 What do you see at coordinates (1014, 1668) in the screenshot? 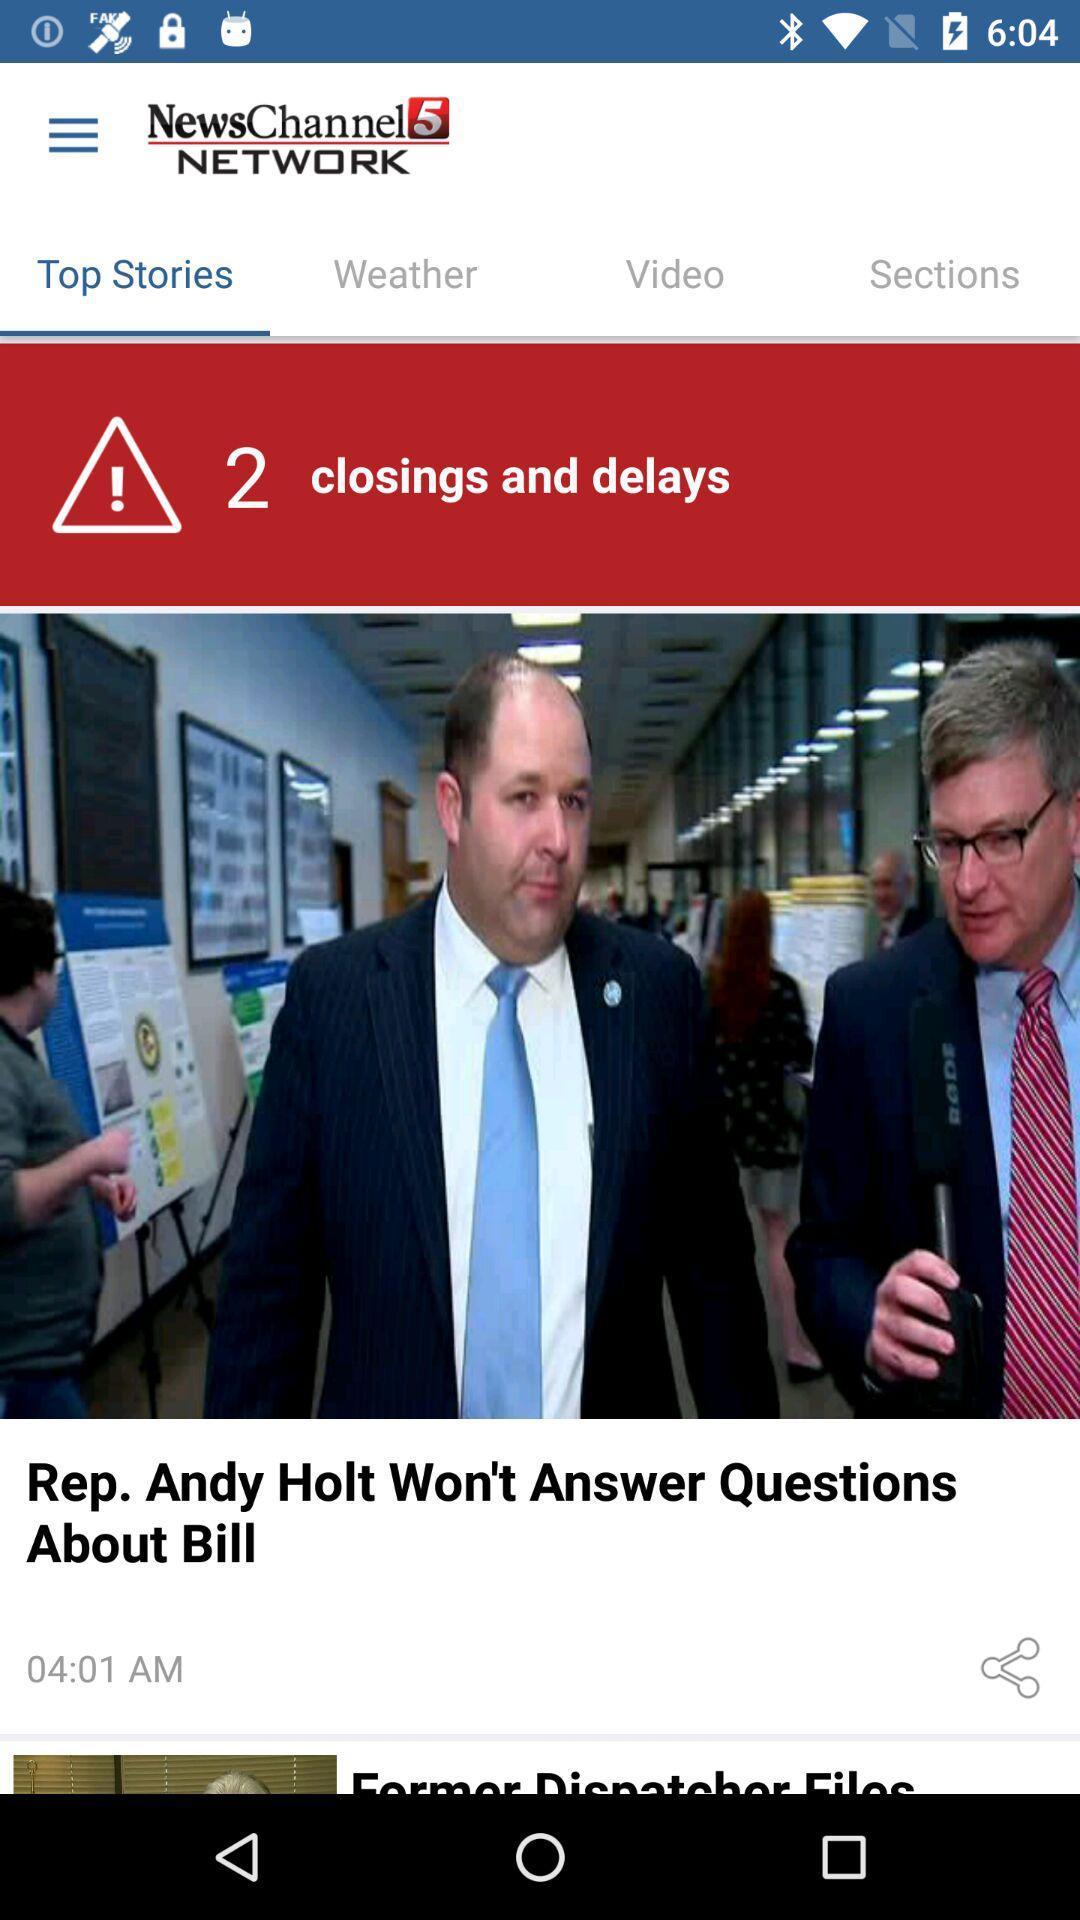
I see `the item below the rep andy holt item` at bounding box center [1014, 1668].